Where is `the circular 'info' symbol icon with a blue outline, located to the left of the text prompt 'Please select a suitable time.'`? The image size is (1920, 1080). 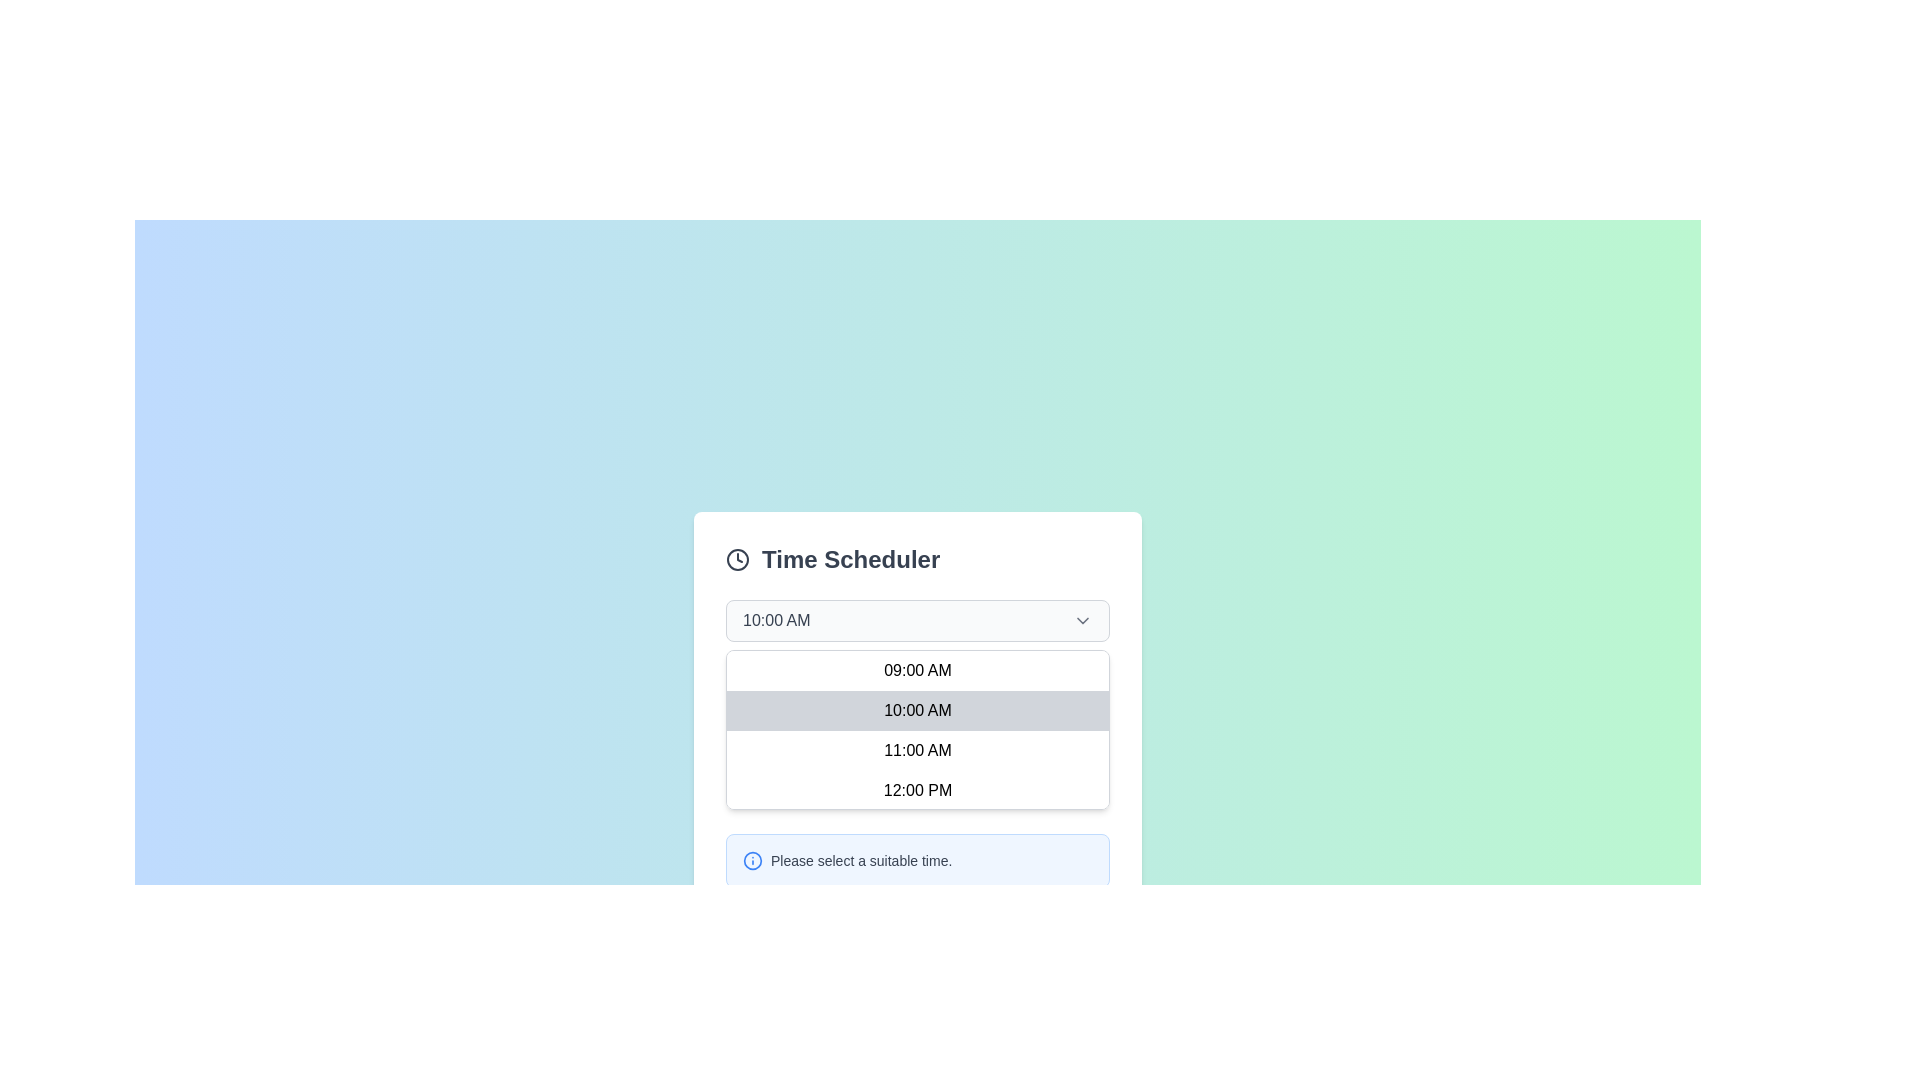 the circular 'info' symbol icon with a blue outline, located to the left of the text prompt 'Please select a suitable time.' is located at coordinates (752, 859).